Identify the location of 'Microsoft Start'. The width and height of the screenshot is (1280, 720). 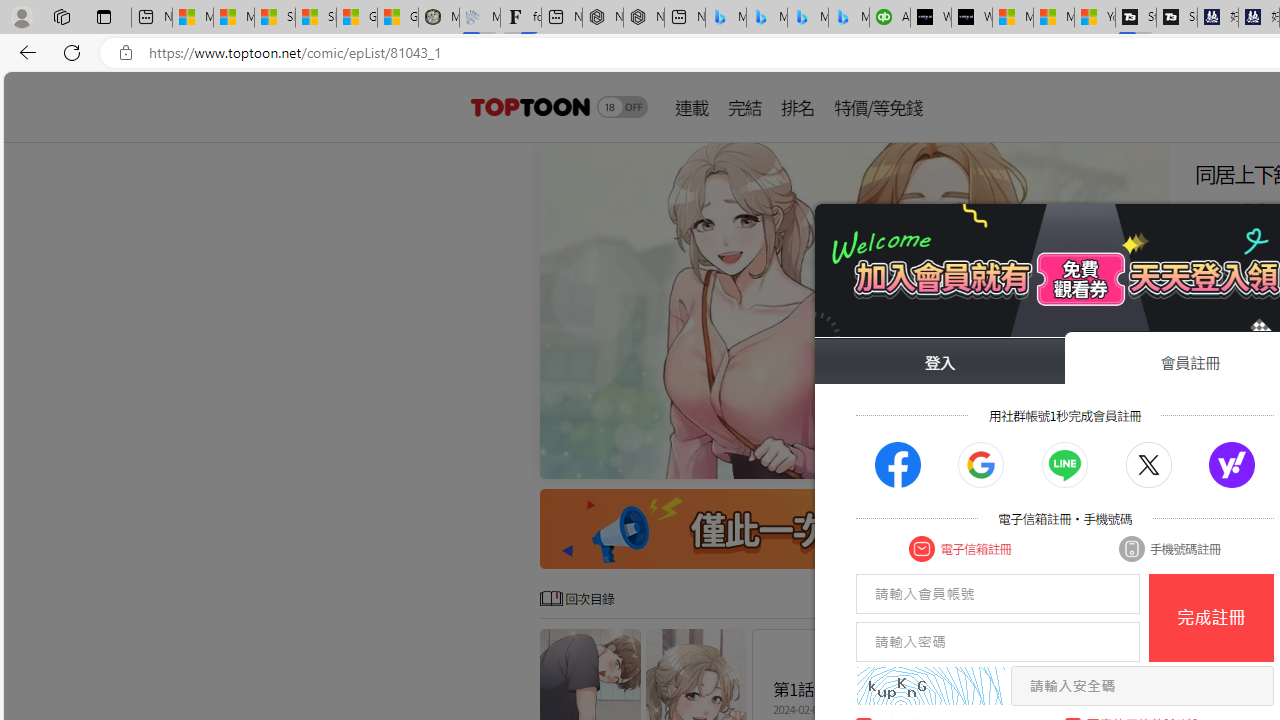
(1053, 17).